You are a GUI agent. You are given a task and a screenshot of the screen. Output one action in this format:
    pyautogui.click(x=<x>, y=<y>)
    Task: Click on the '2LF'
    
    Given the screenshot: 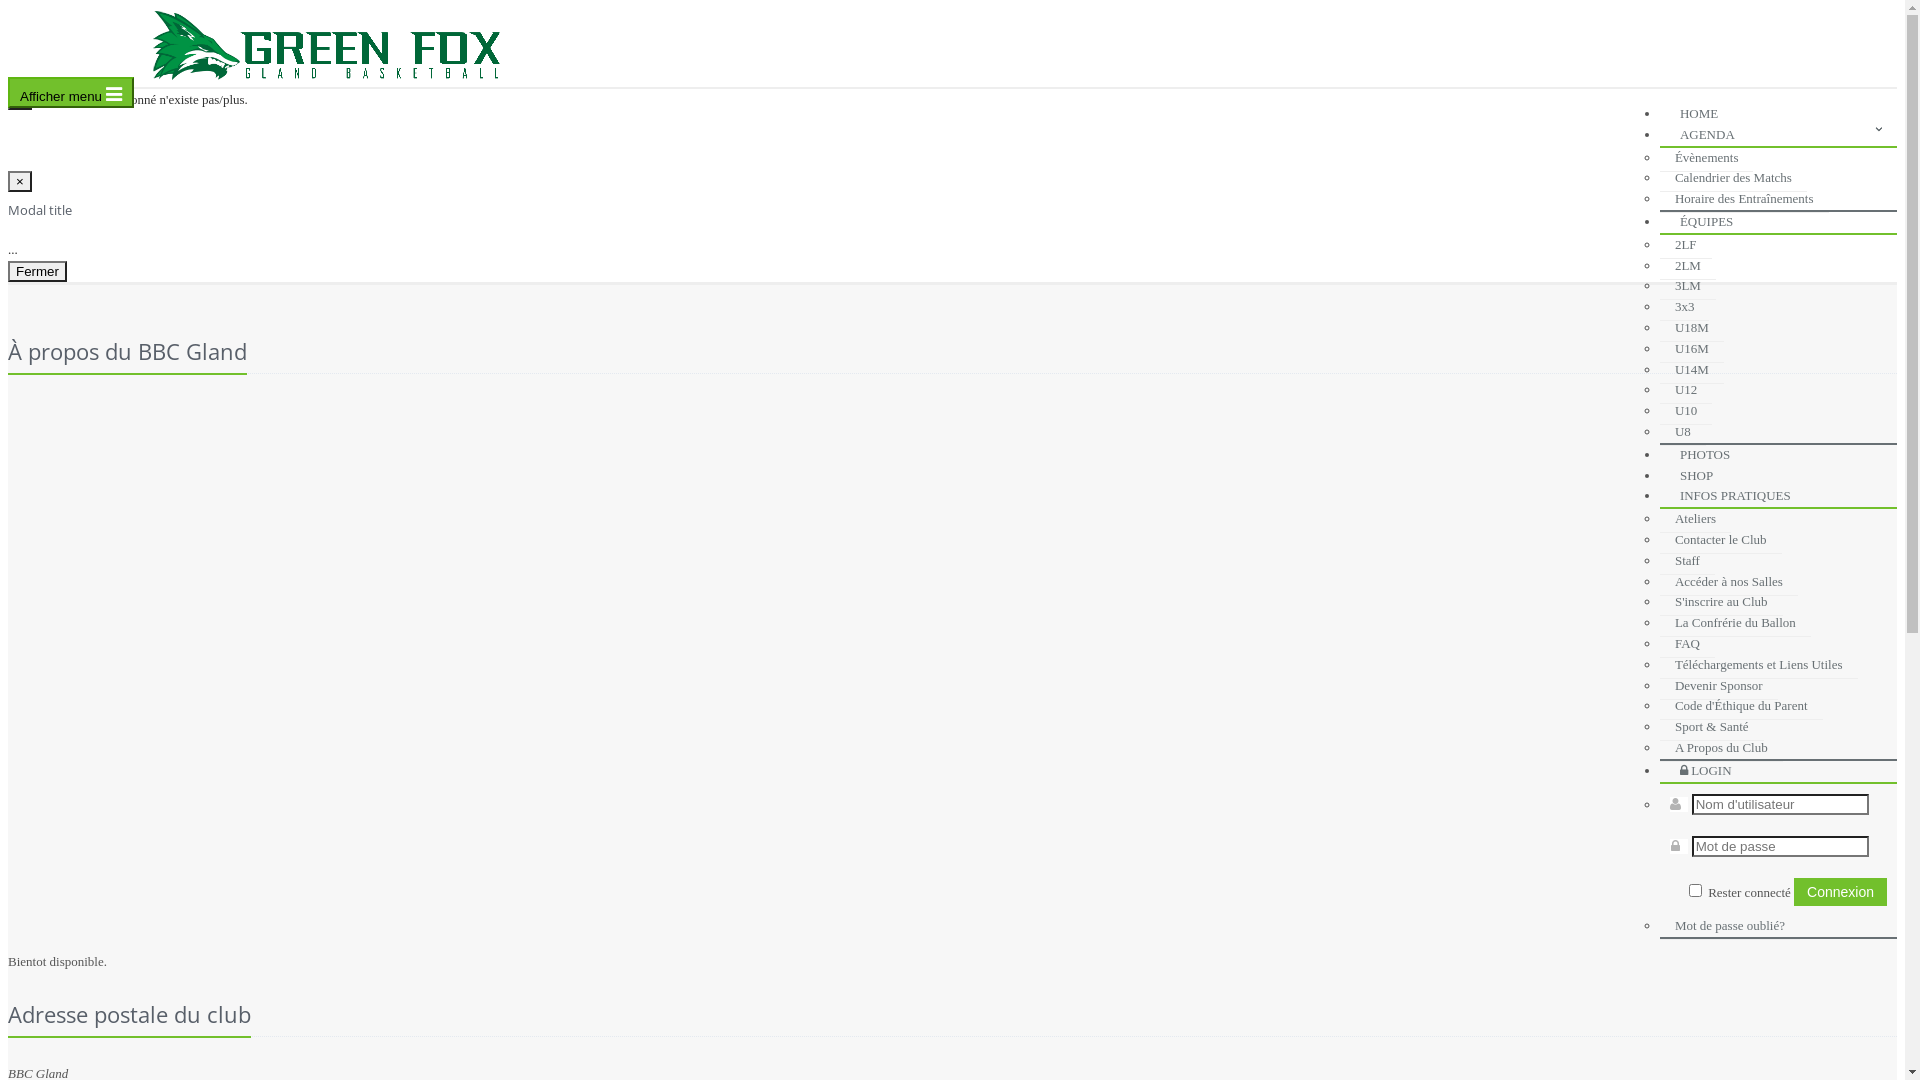 What is the action you would take?
    pyautogui.click(x=1684, y=244)
    